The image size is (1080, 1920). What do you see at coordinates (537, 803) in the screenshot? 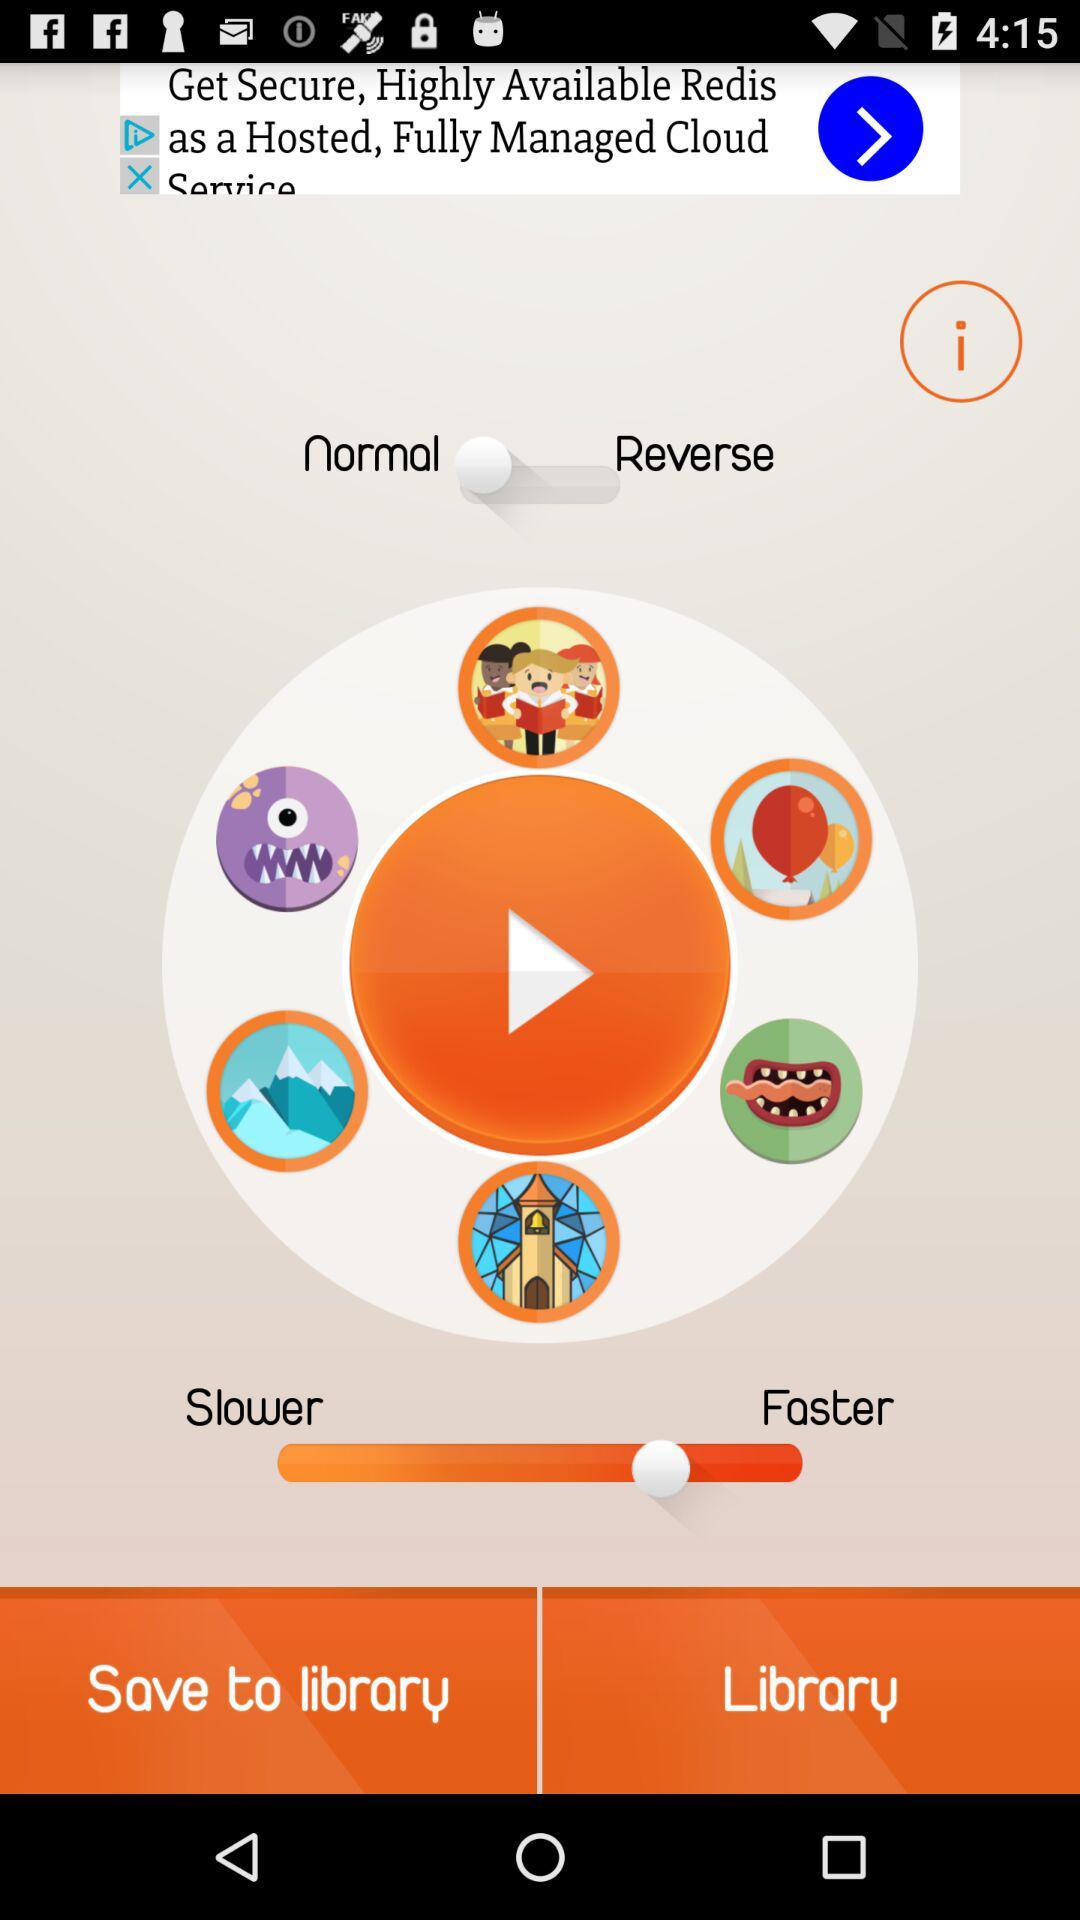
I see `the gift icon` at bounding box center [537, 803].